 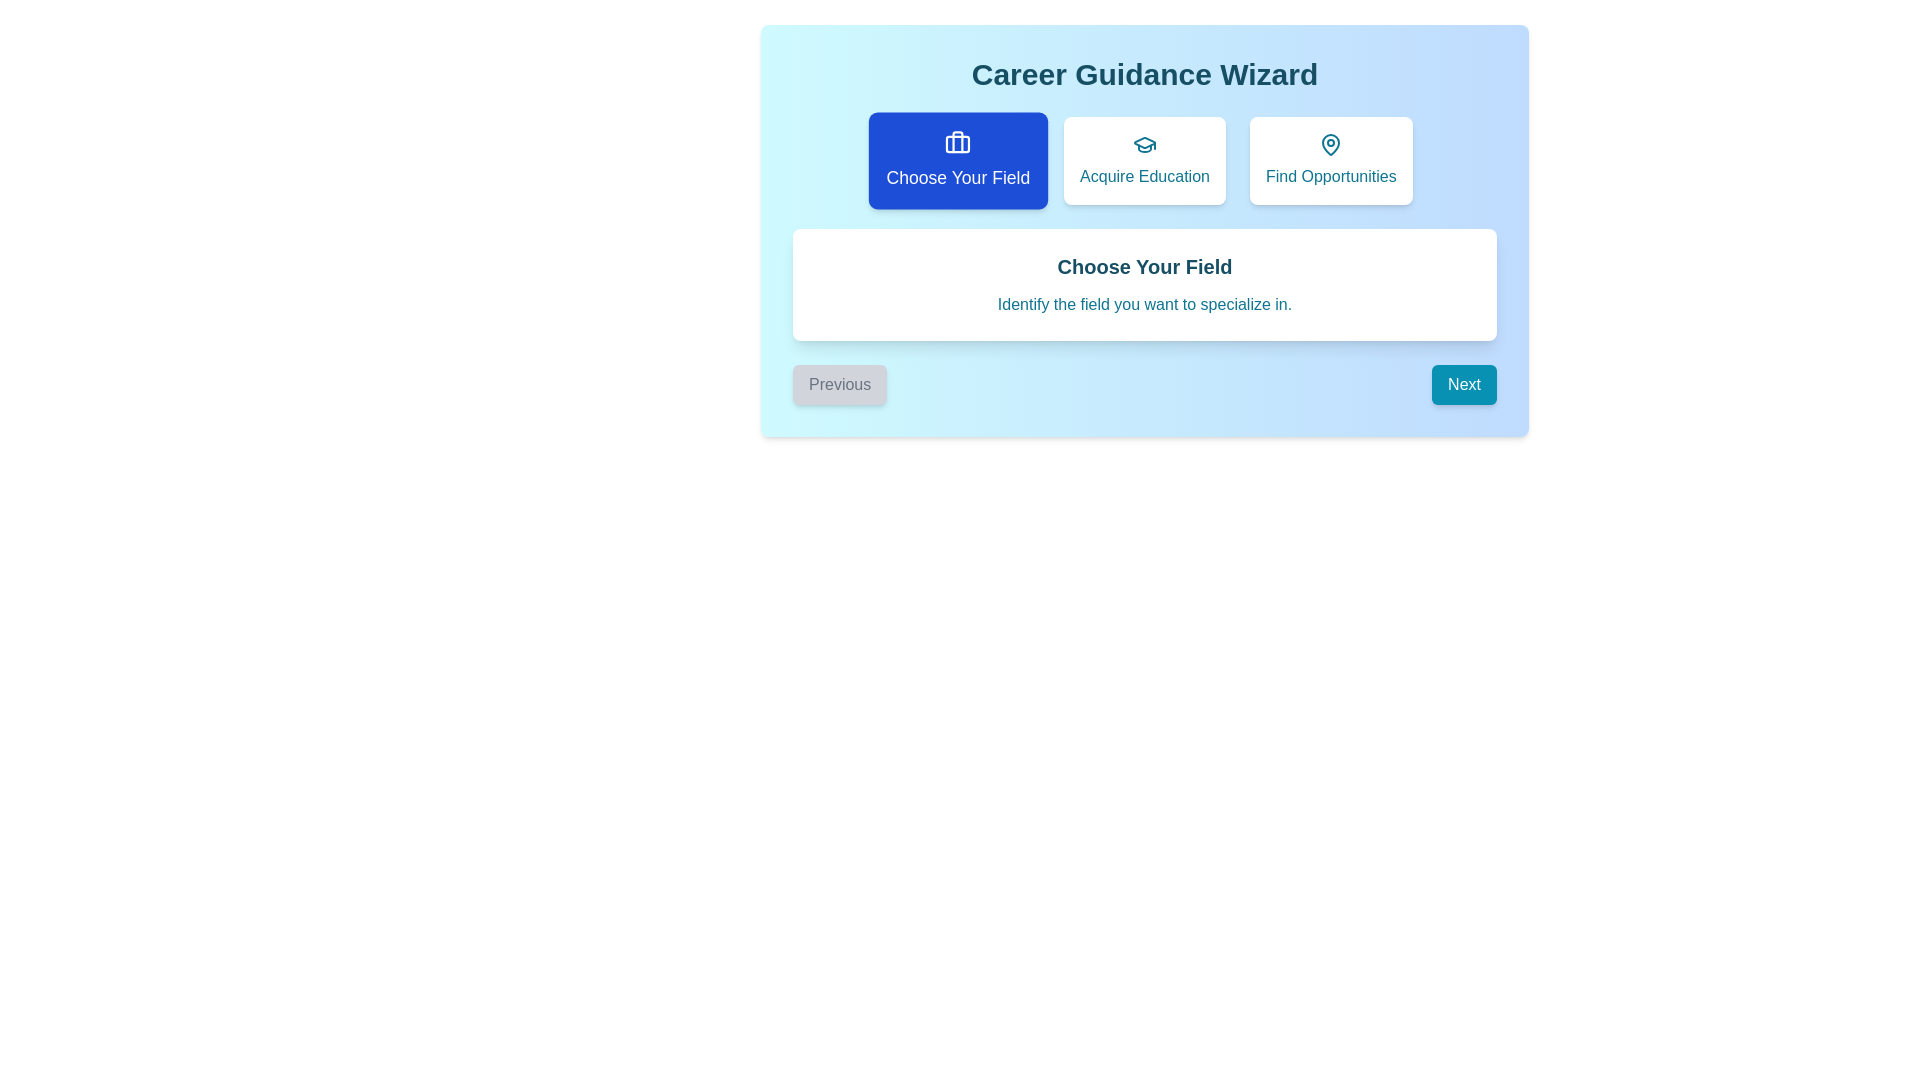 What do you see at coordinates (957, 142) in the screenshot?
I see `the decorative icon representing a briefcase or toolbox on the 'Choose Your Field' button, which is visually distinct with a blue background` at bounding box center [957, 142].